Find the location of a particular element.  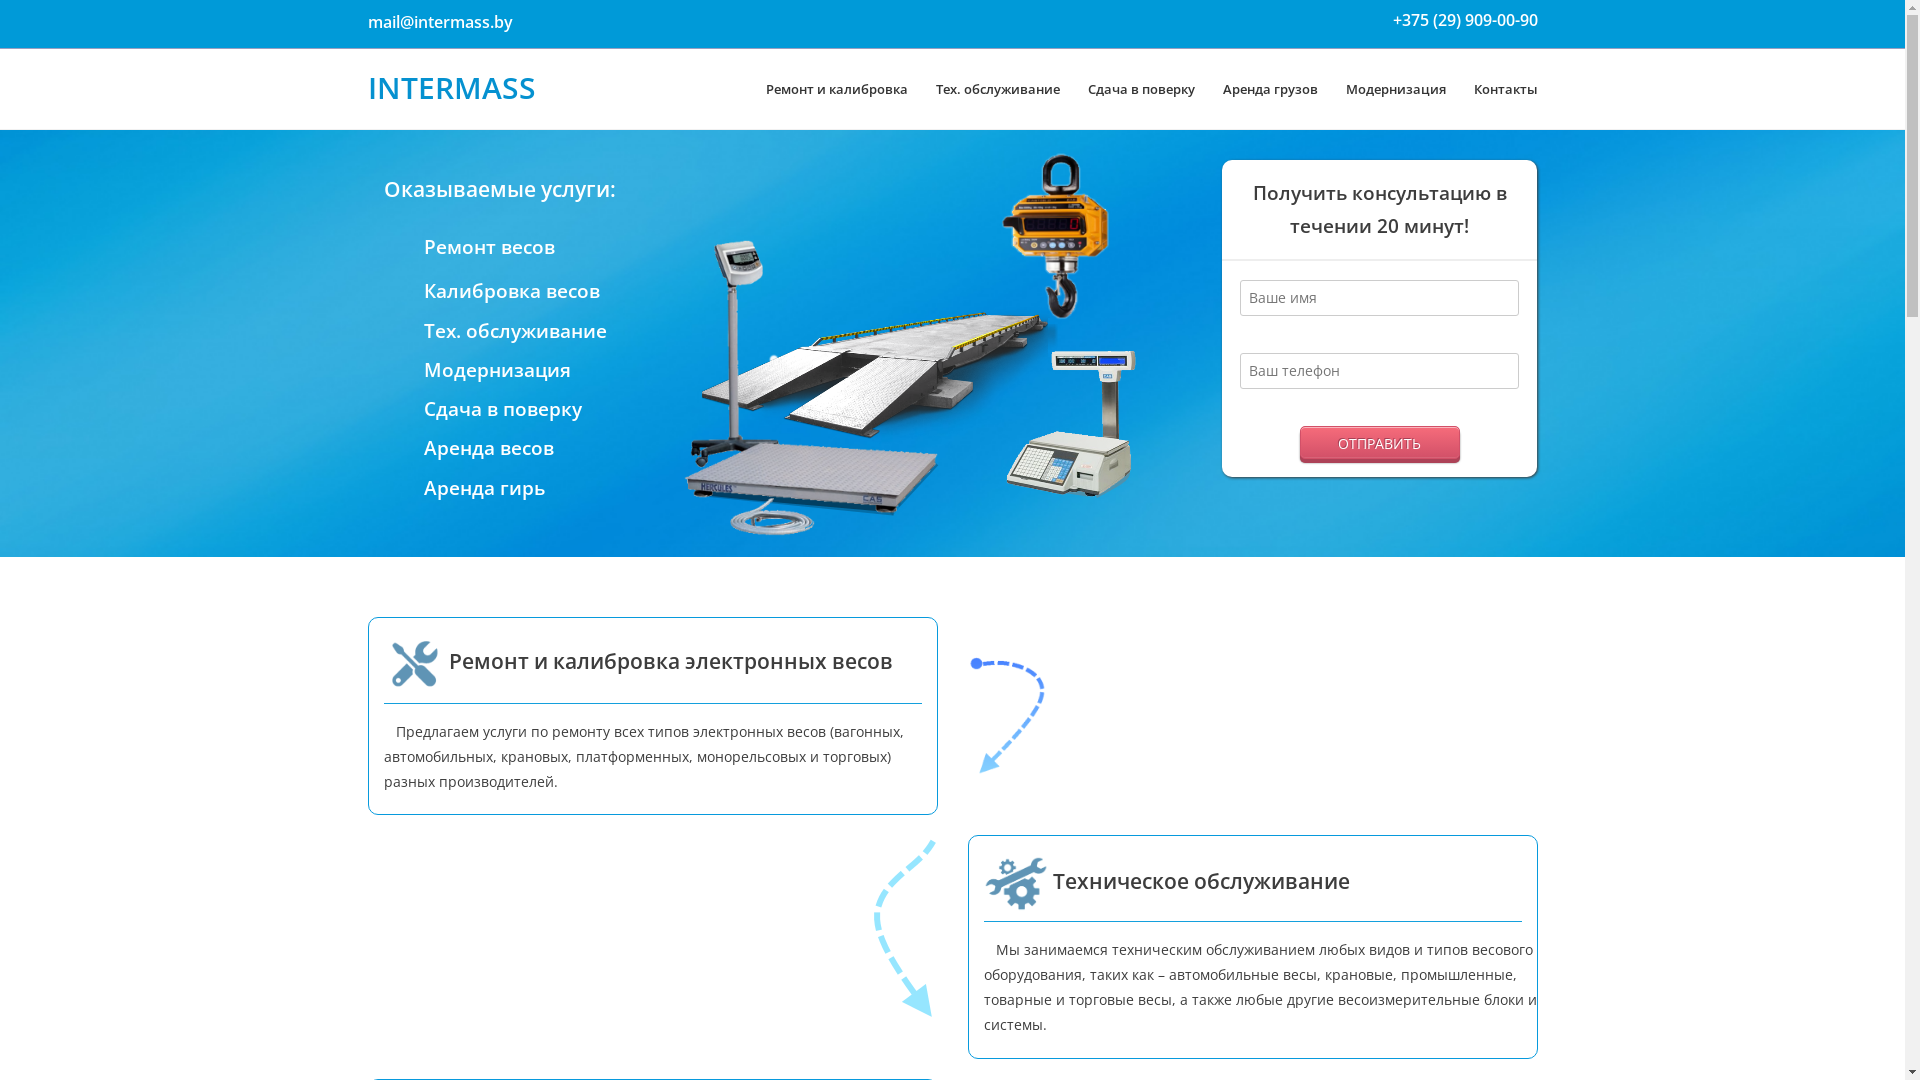

'INTERMASS' is located at coordinates (368, 86).